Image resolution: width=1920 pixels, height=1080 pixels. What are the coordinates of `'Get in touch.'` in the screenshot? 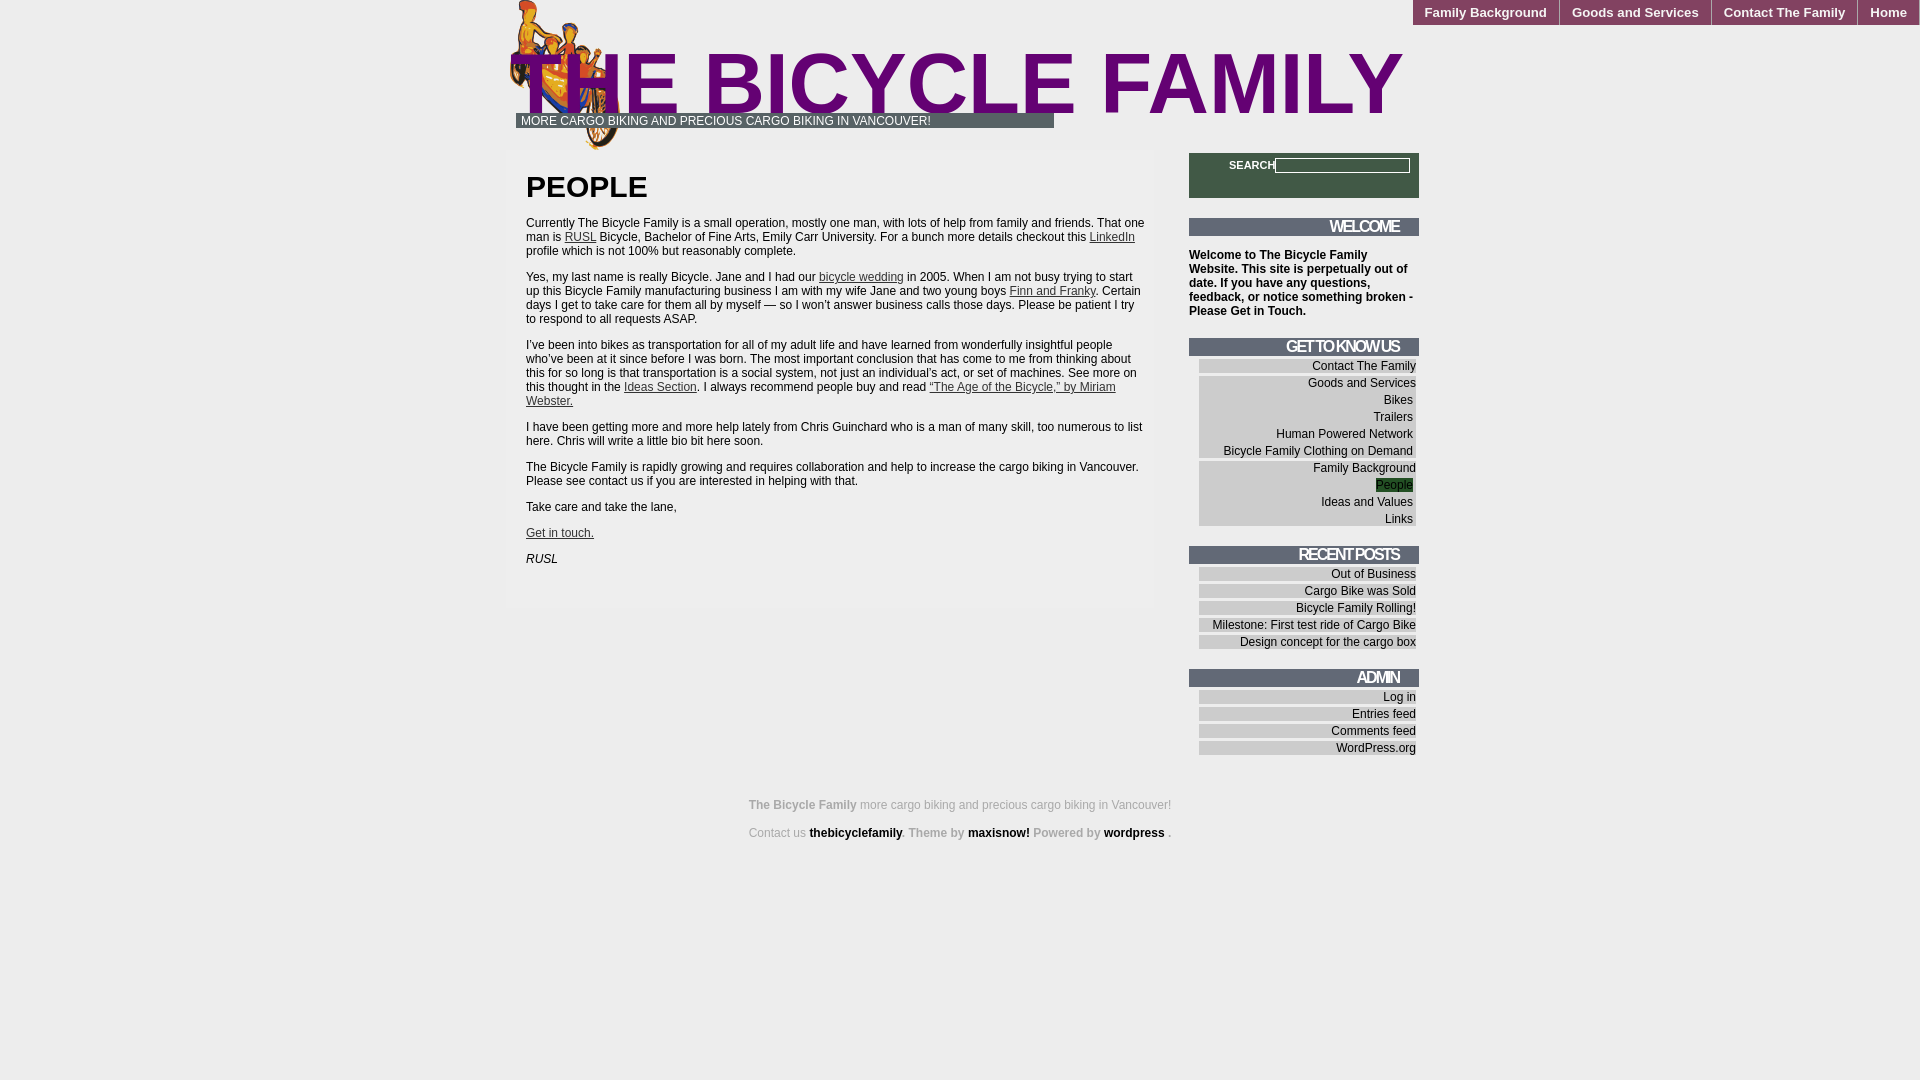 It's located at (560, 531).